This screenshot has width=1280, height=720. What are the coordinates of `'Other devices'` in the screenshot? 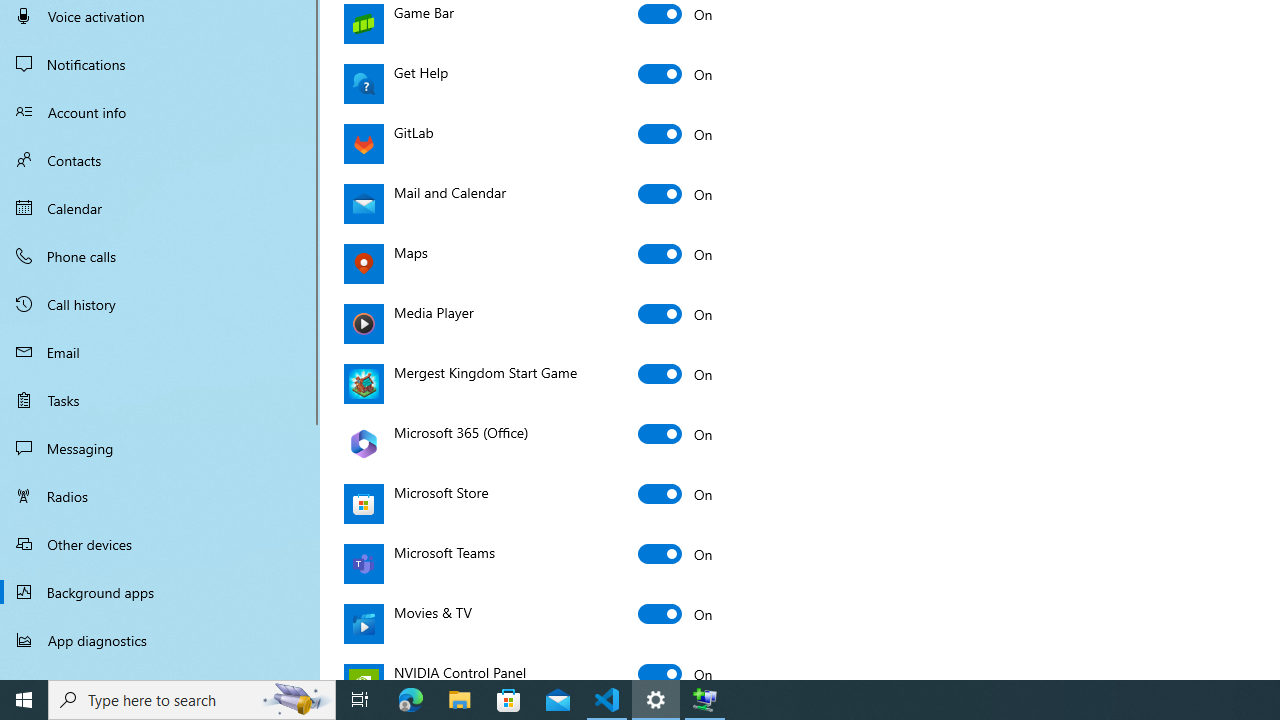 It's located at (160, 543).